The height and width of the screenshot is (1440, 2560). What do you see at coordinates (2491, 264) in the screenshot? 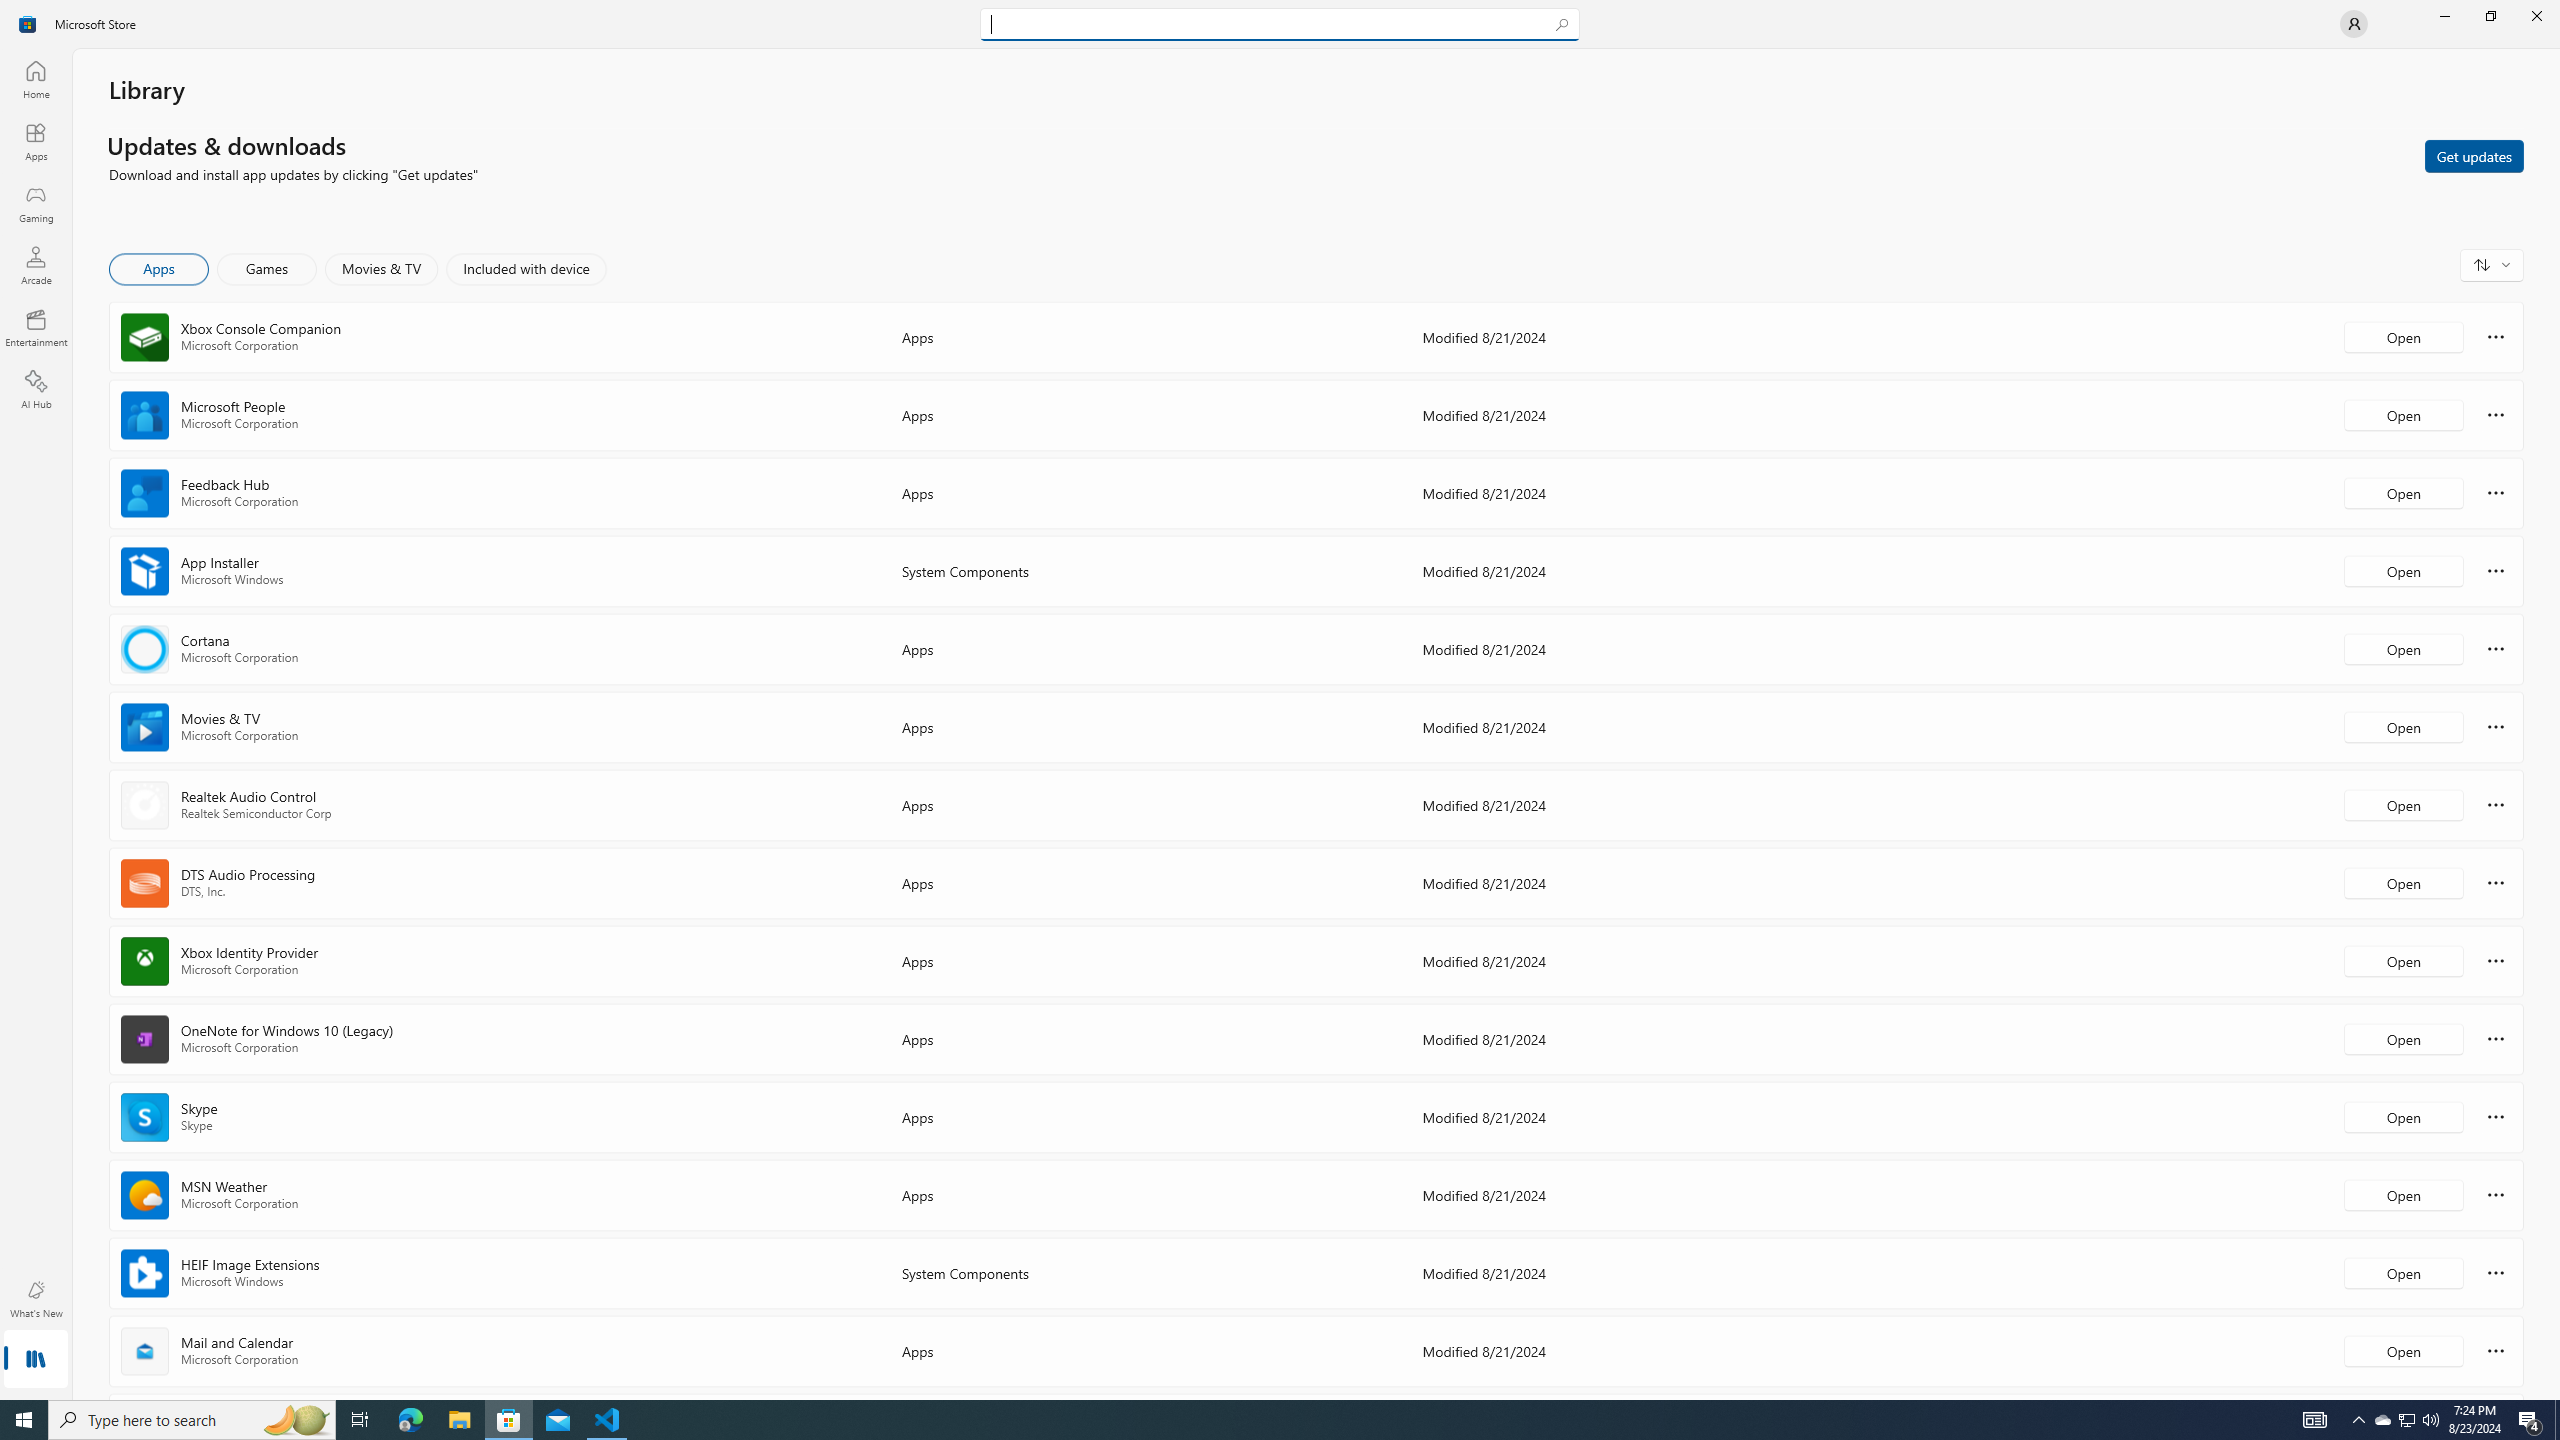
I see `'Sort and filter'` at bounding box center [2491, 264].